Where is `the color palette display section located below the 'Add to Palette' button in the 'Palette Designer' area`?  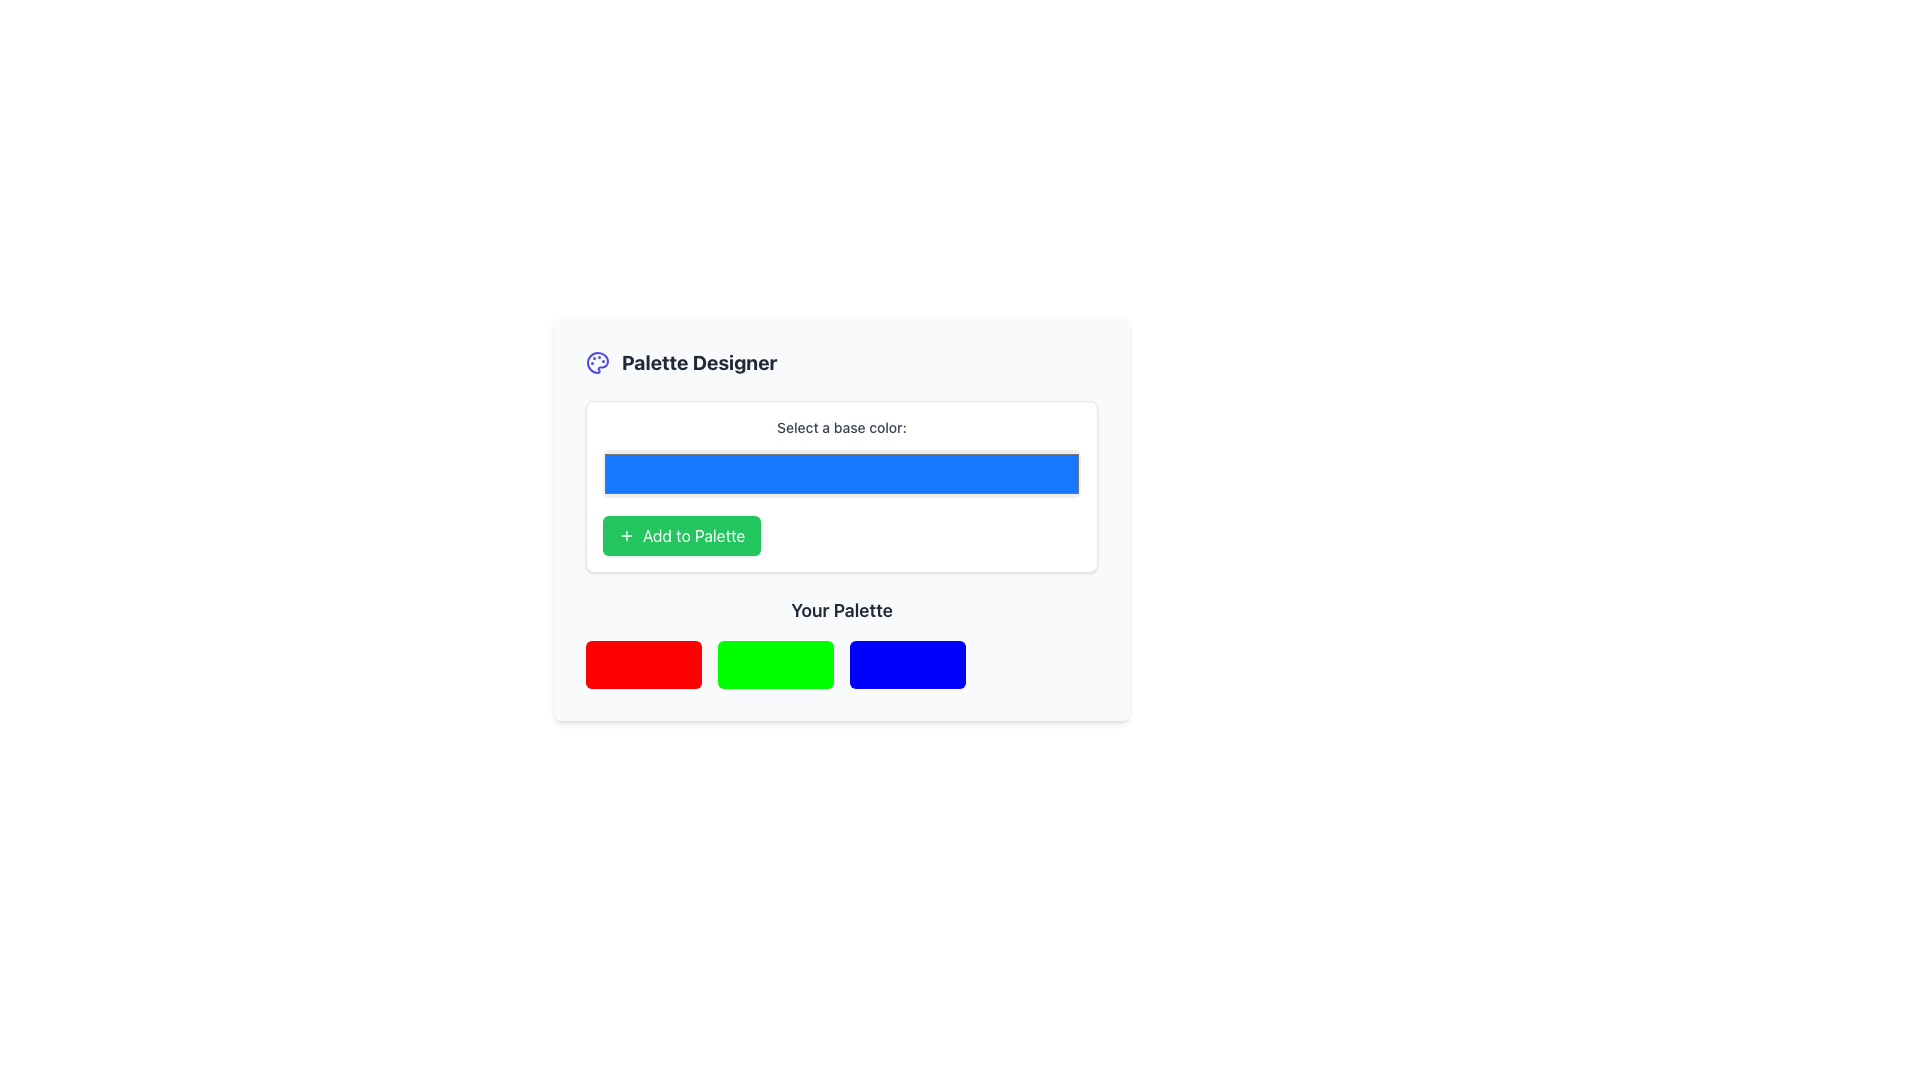 the color palette display section located below the 'Add to Palette' button in the 'Palette Designer' area is located at coordinates (841, 643).